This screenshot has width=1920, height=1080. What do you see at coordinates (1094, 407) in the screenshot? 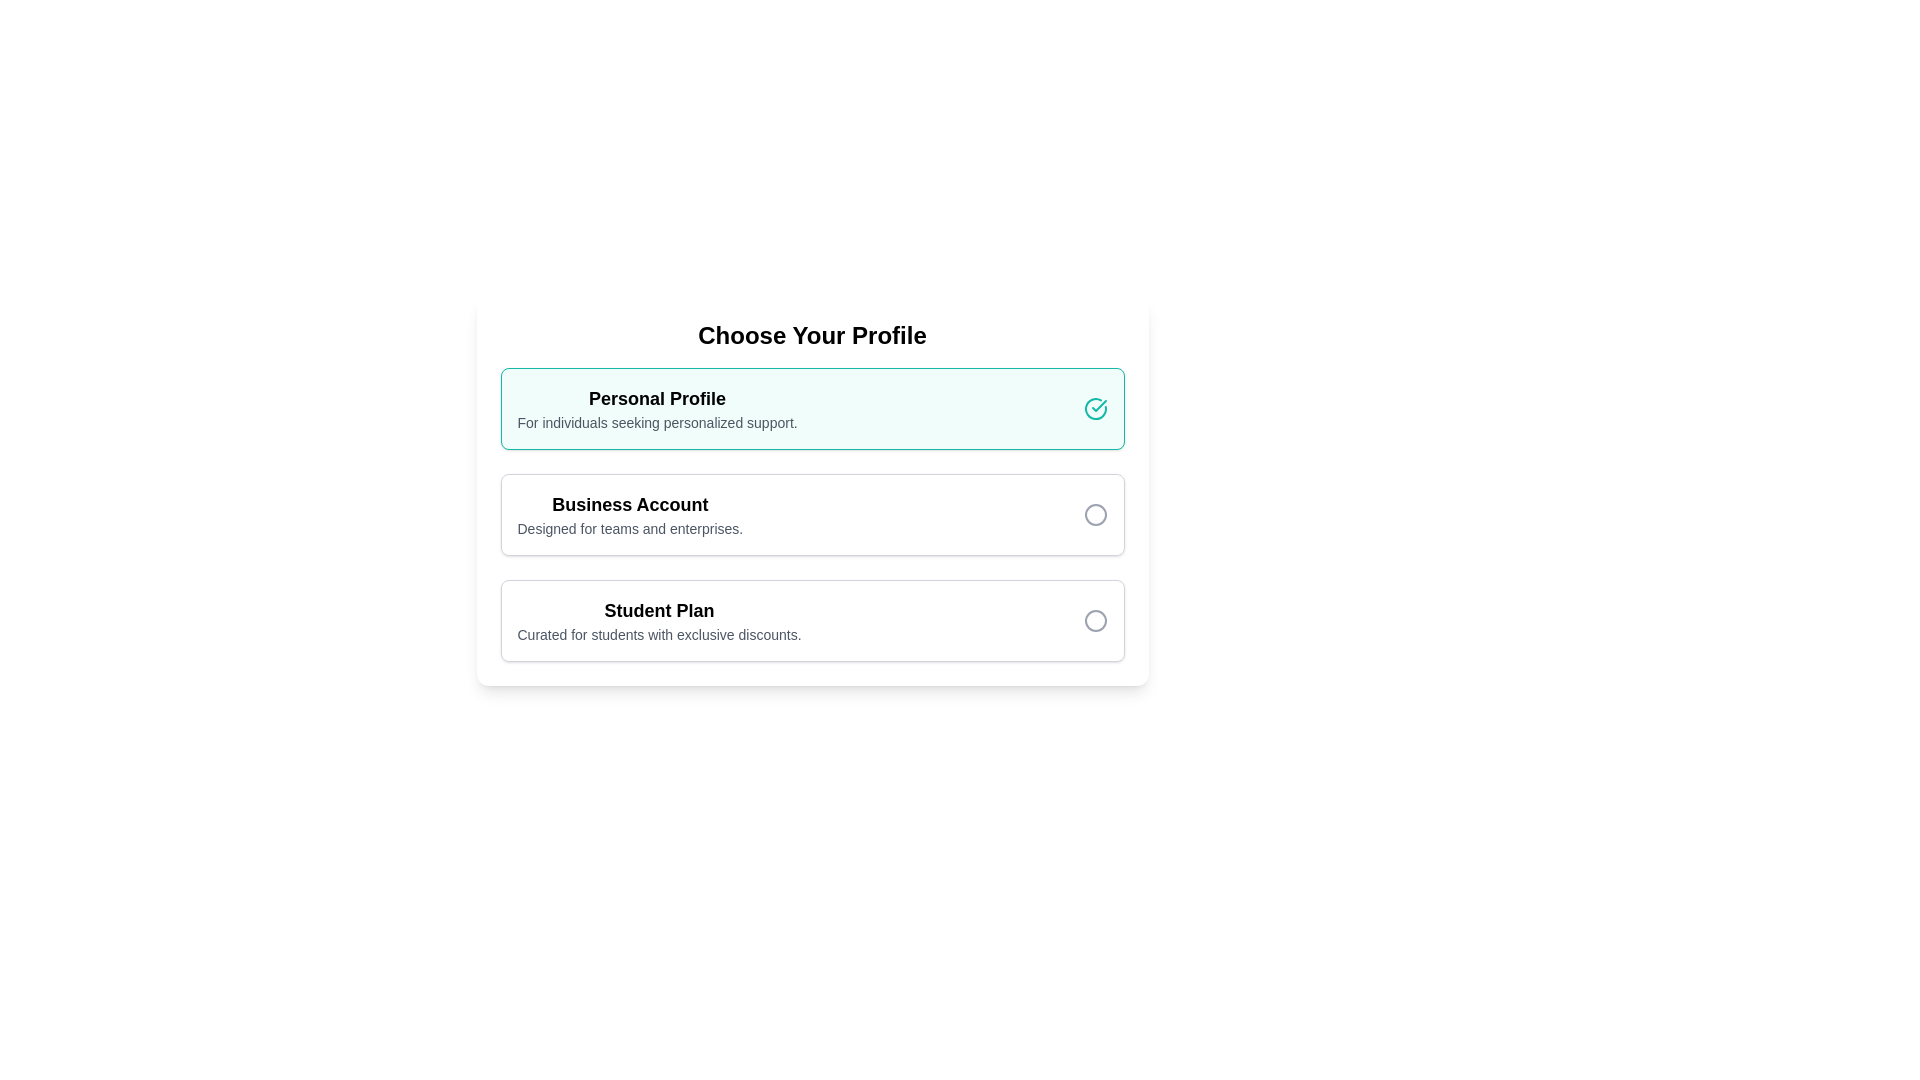
I see `the visual indicator icon that indicates the 'Personal Profile' option has been selected in the user profile selection interface` at bounding box center [1094, 407].